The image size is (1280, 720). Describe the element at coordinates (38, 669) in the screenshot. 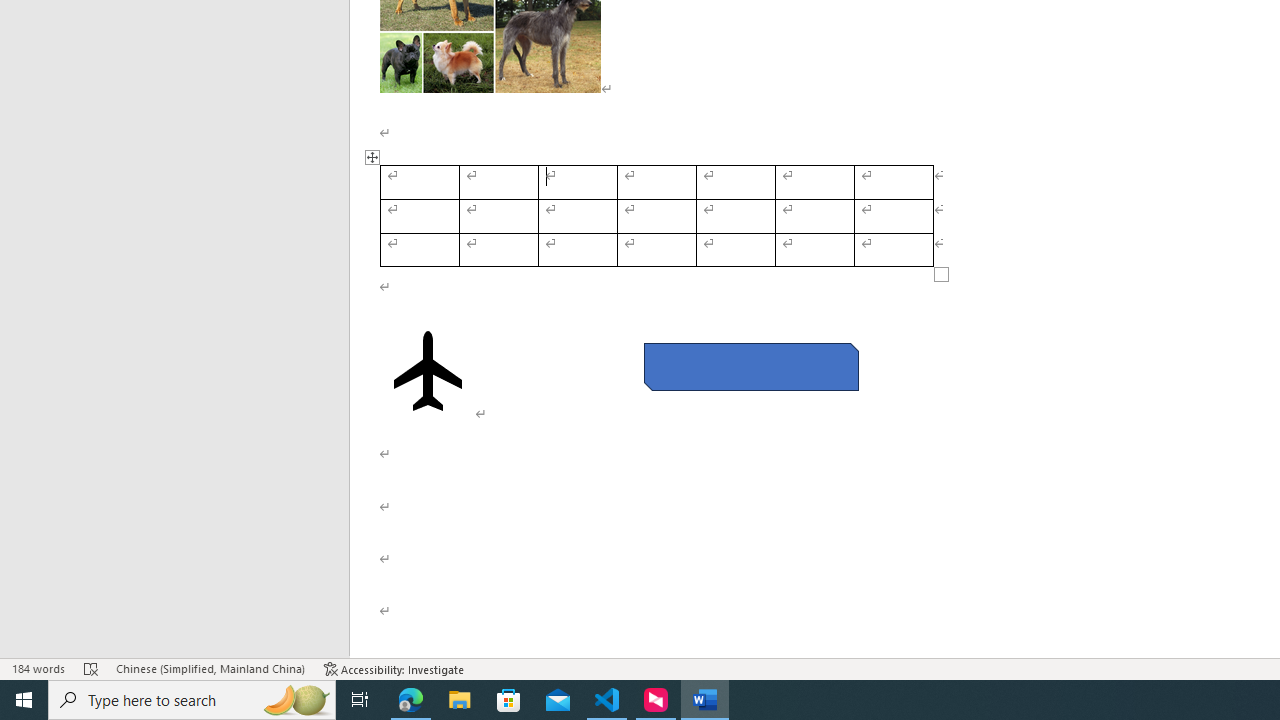

I see `'Word Count 184 words'` at that location.